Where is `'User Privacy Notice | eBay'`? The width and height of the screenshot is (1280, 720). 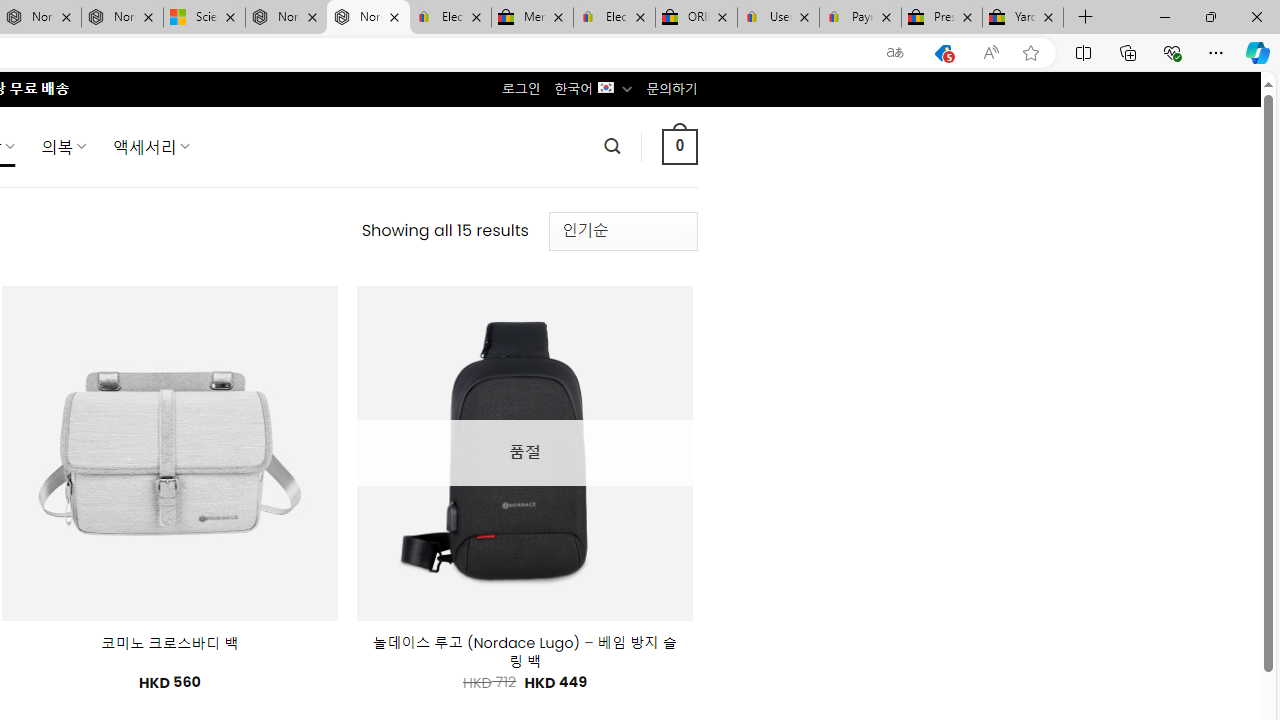 'User Privacy Notice | eBay' is located at coordinates (777, 17).